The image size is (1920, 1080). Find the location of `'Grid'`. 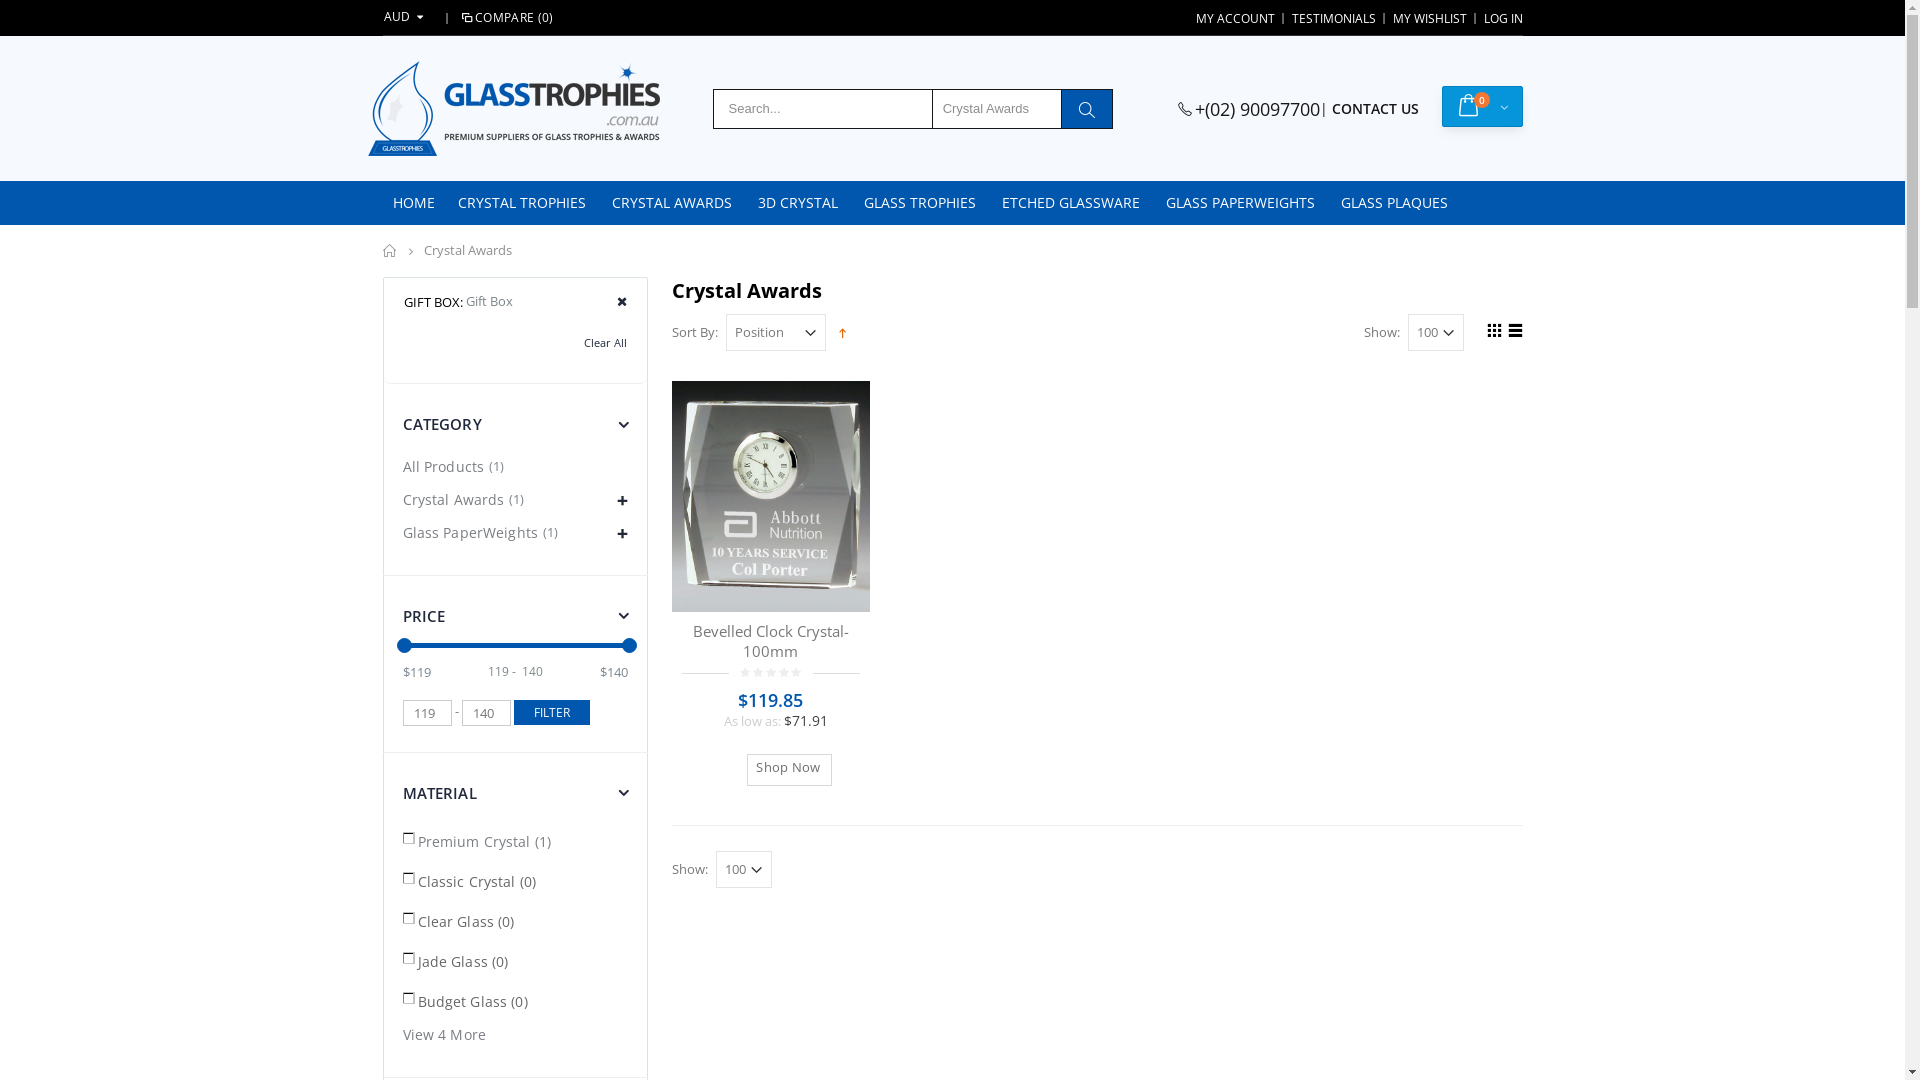

'Grid' is located at coordinates (1491, 331).